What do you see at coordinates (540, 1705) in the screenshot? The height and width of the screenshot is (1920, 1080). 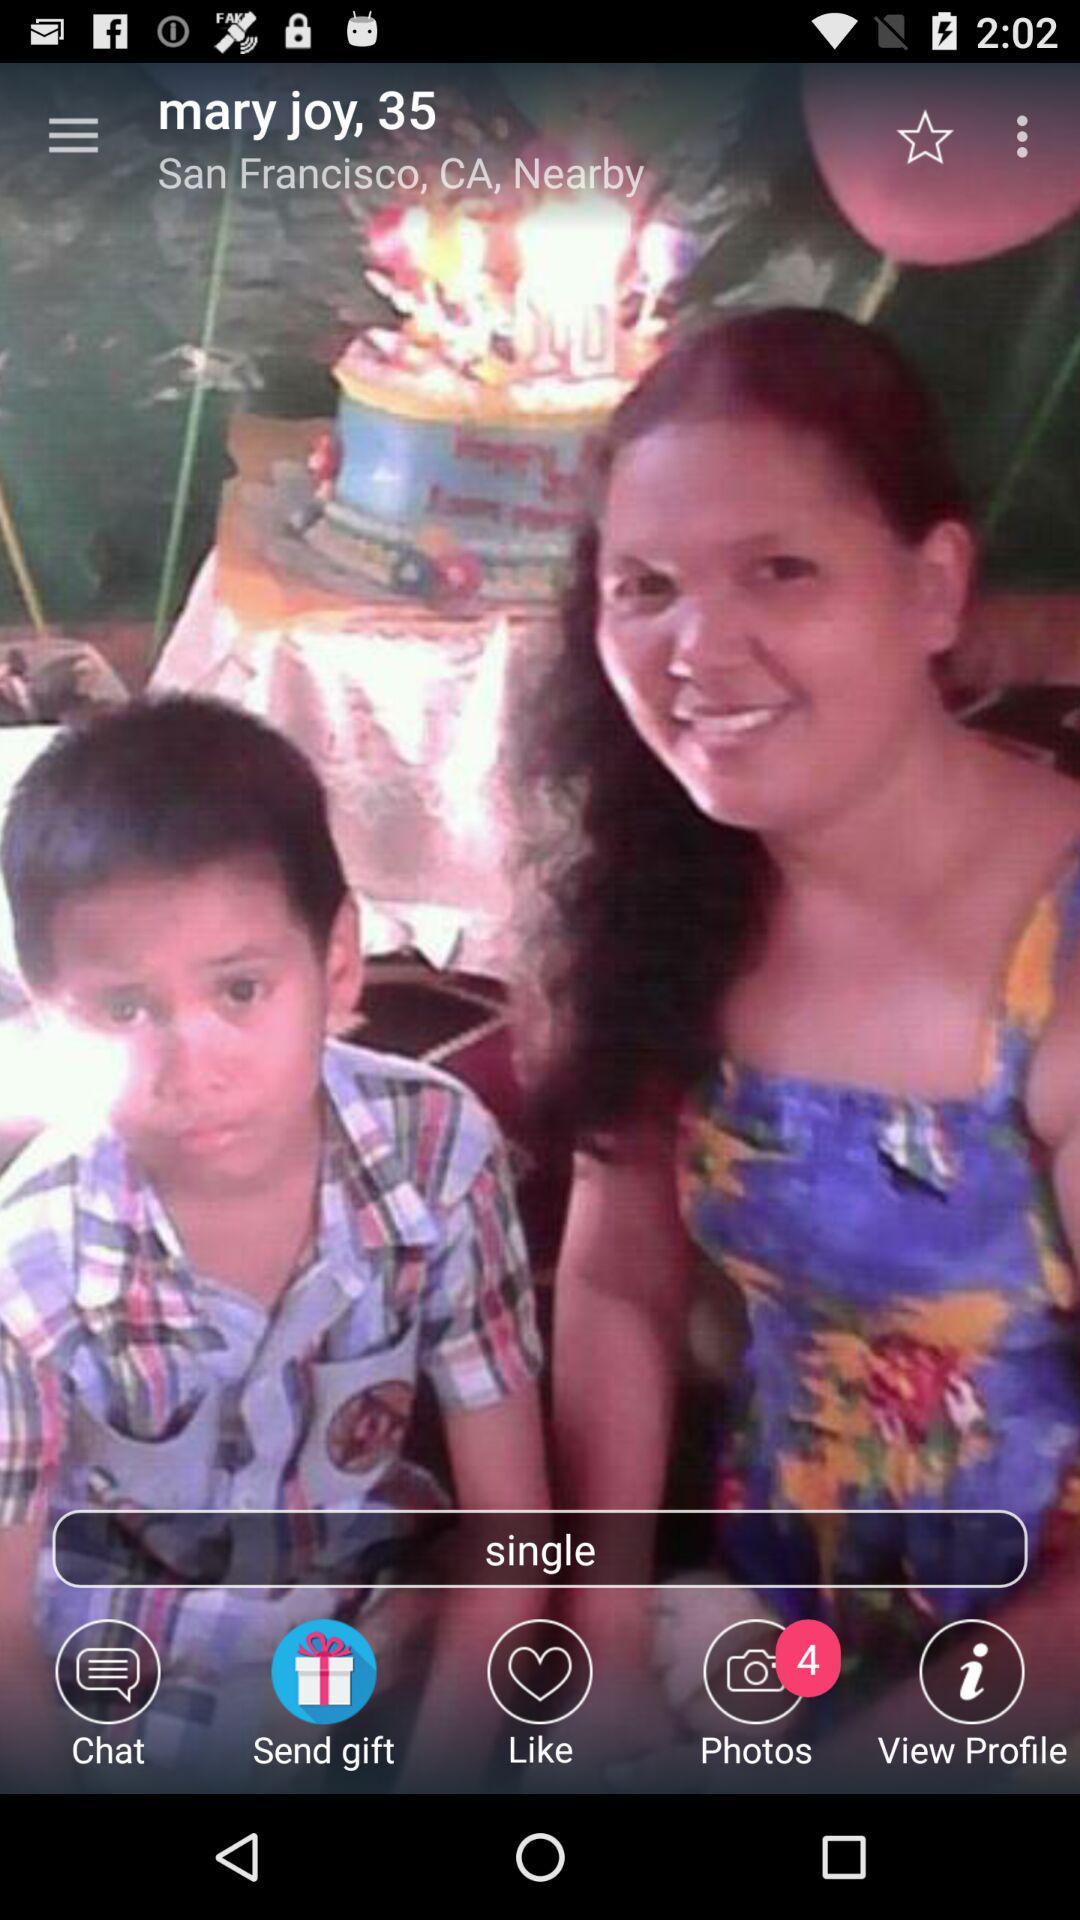 I see `the item next to the send gift icon` at bounding box center [540, 1705].